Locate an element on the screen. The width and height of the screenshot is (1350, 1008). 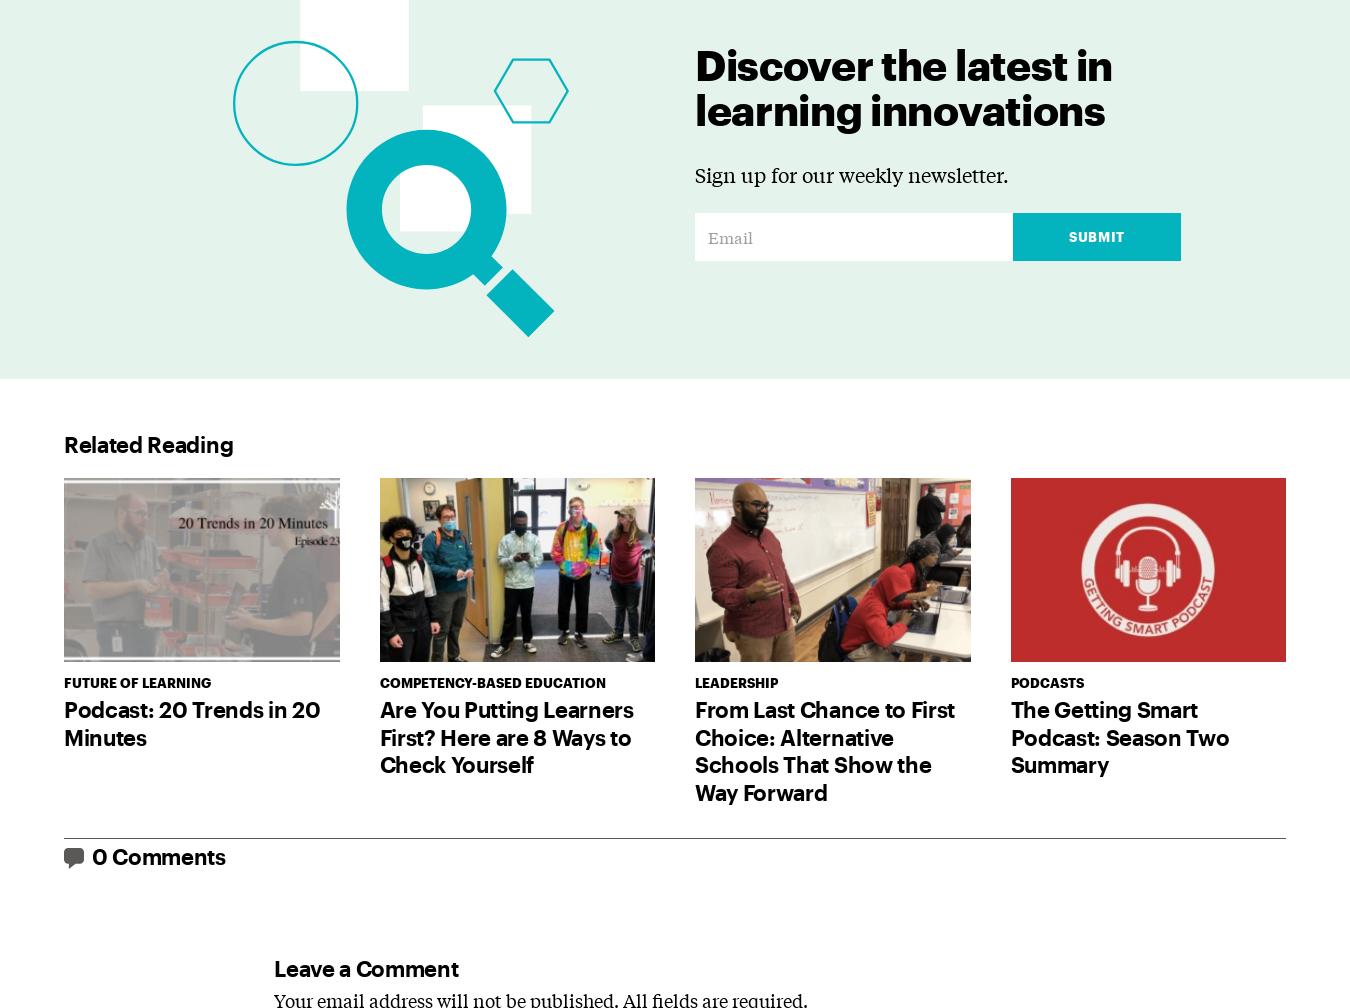
'Competency-Based Education' is located at coordinates (490, 682).